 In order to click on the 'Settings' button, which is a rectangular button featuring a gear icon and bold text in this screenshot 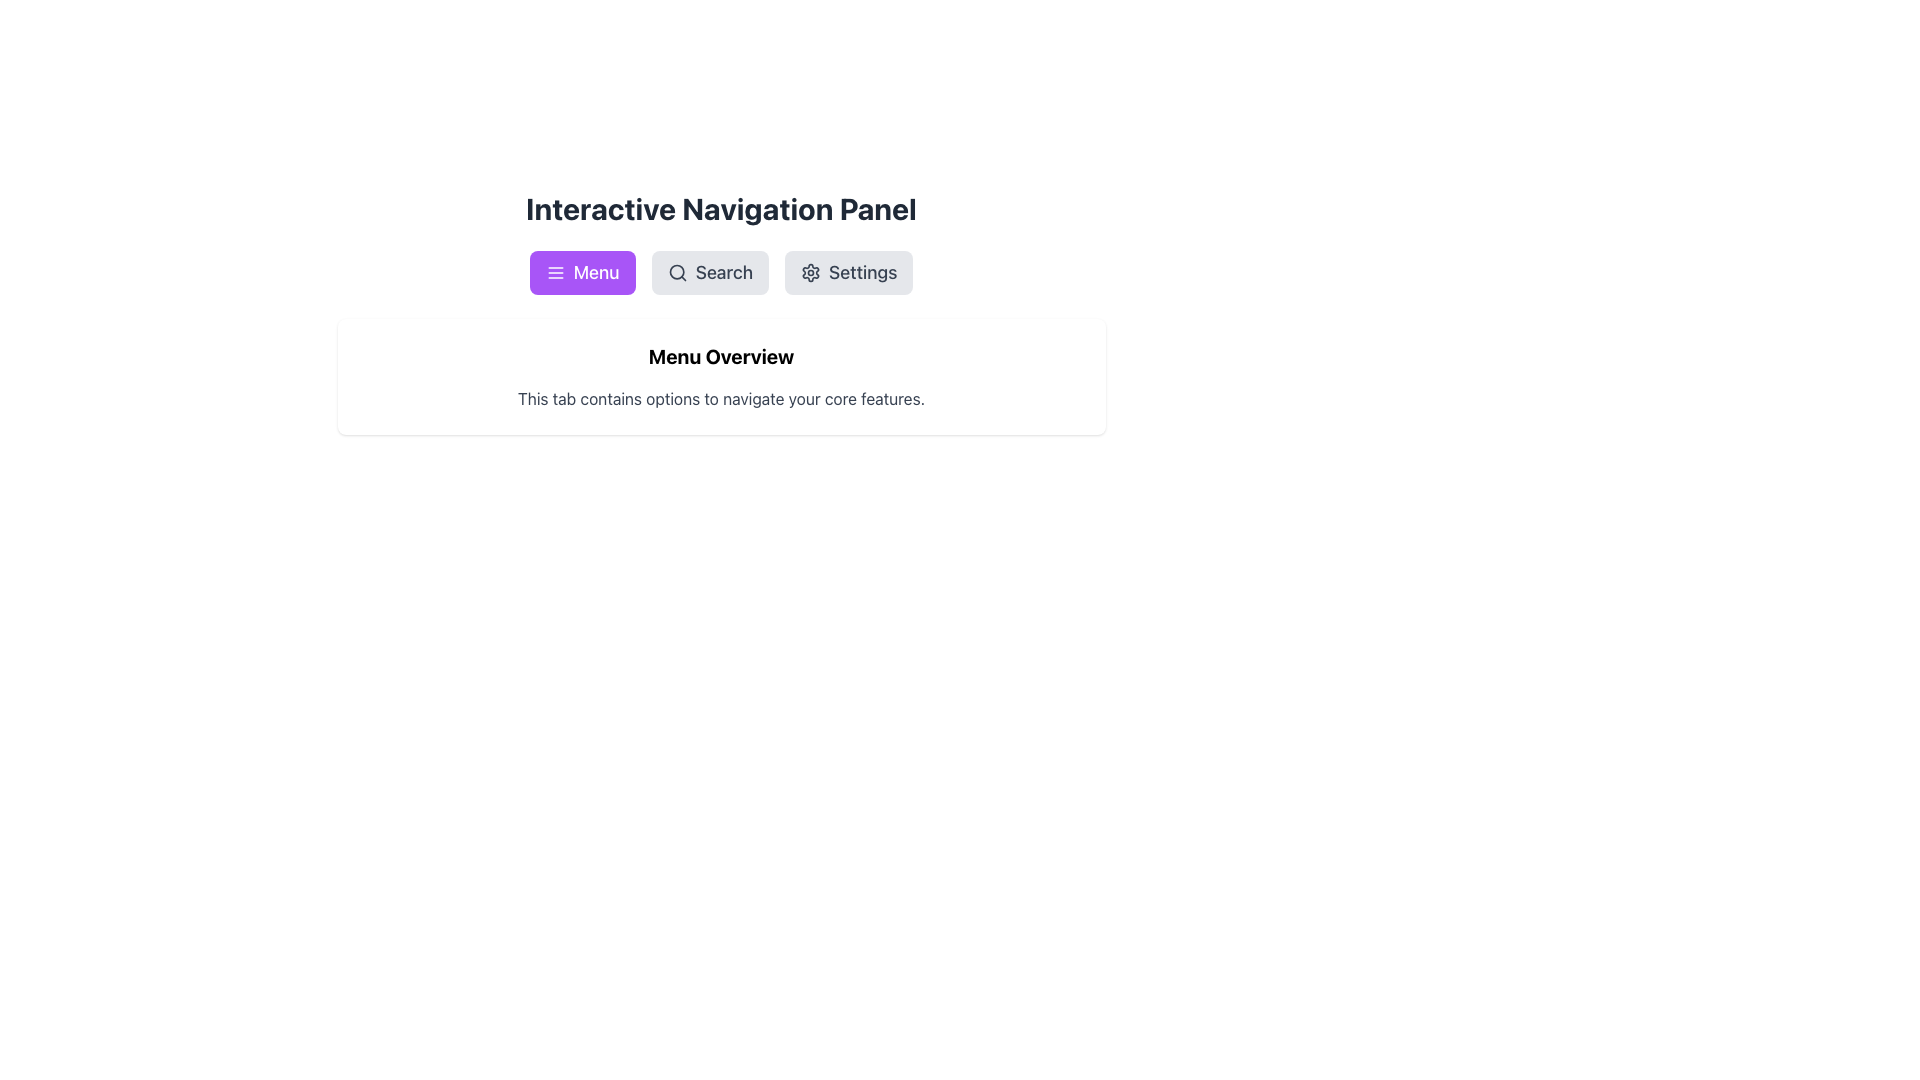, I will do `click(849, 273)`.